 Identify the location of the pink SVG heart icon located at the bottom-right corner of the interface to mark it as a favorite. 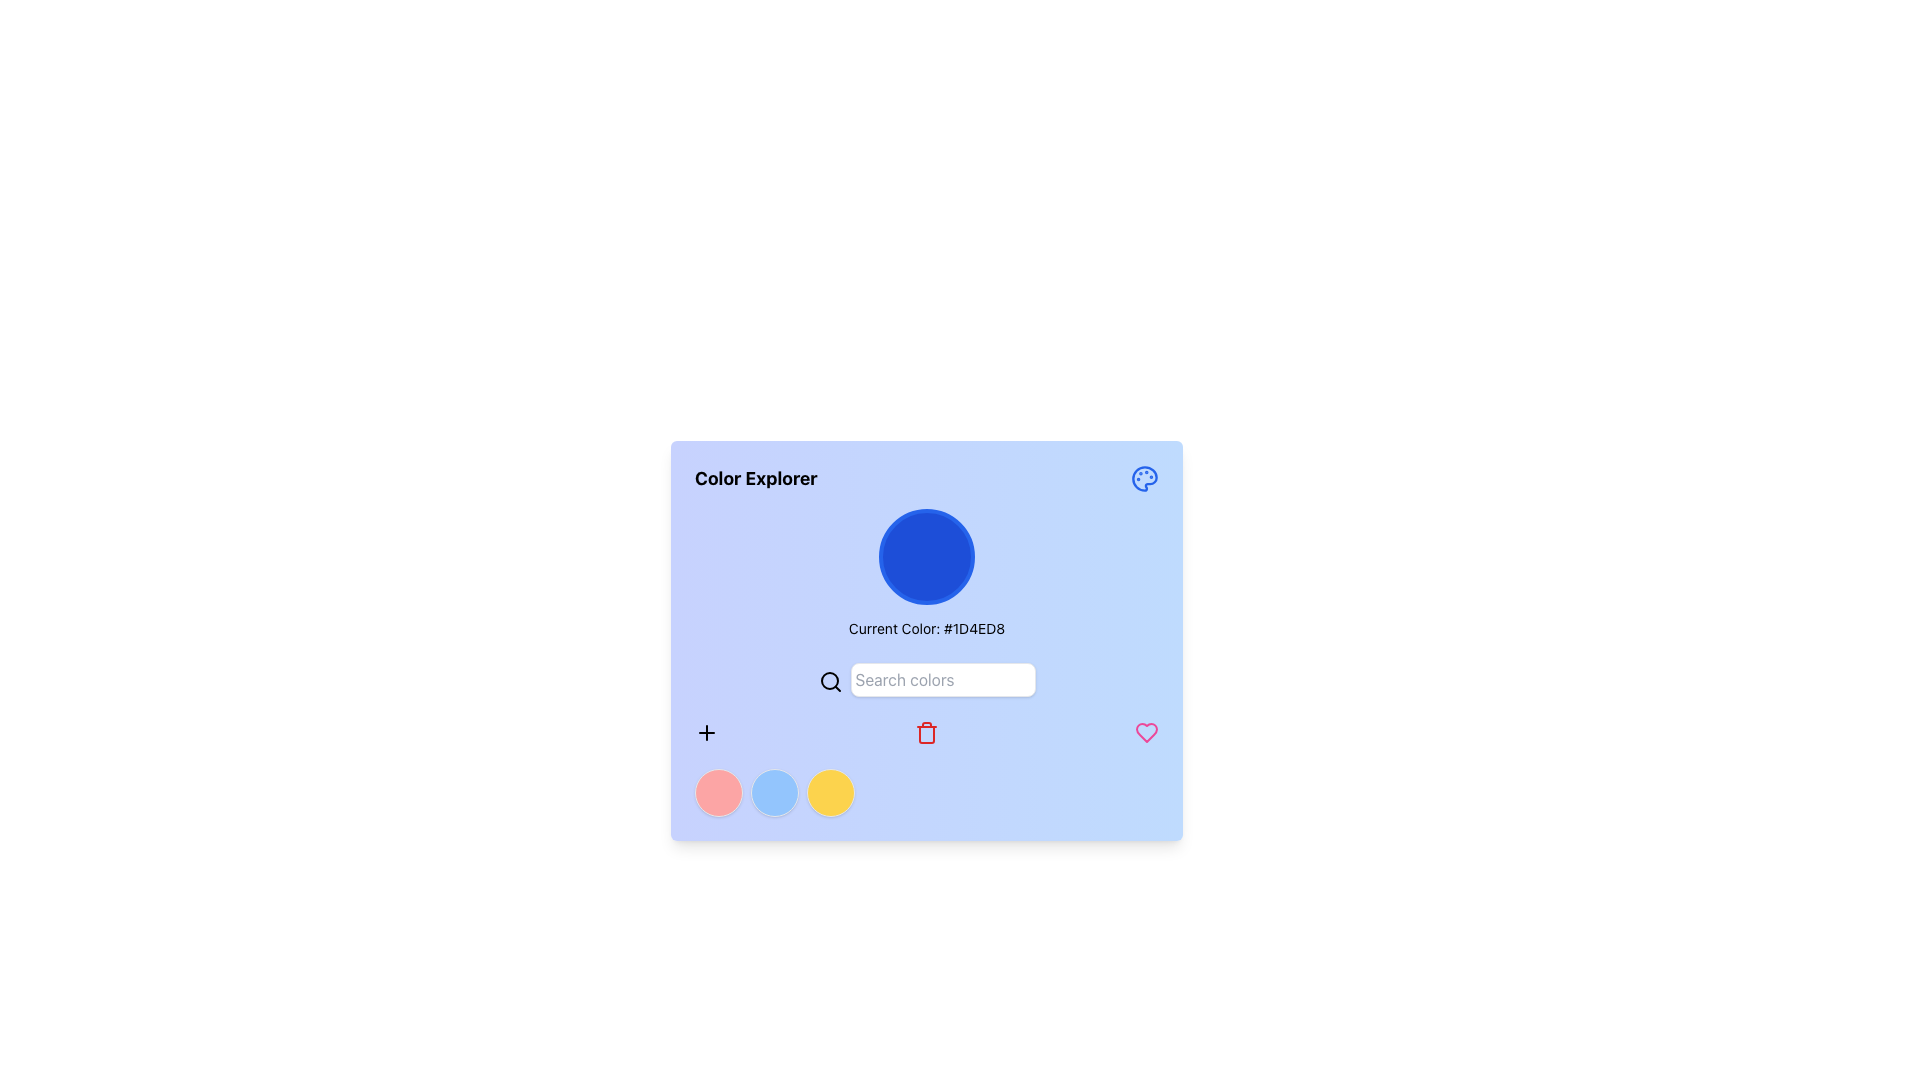
(1147, 732).